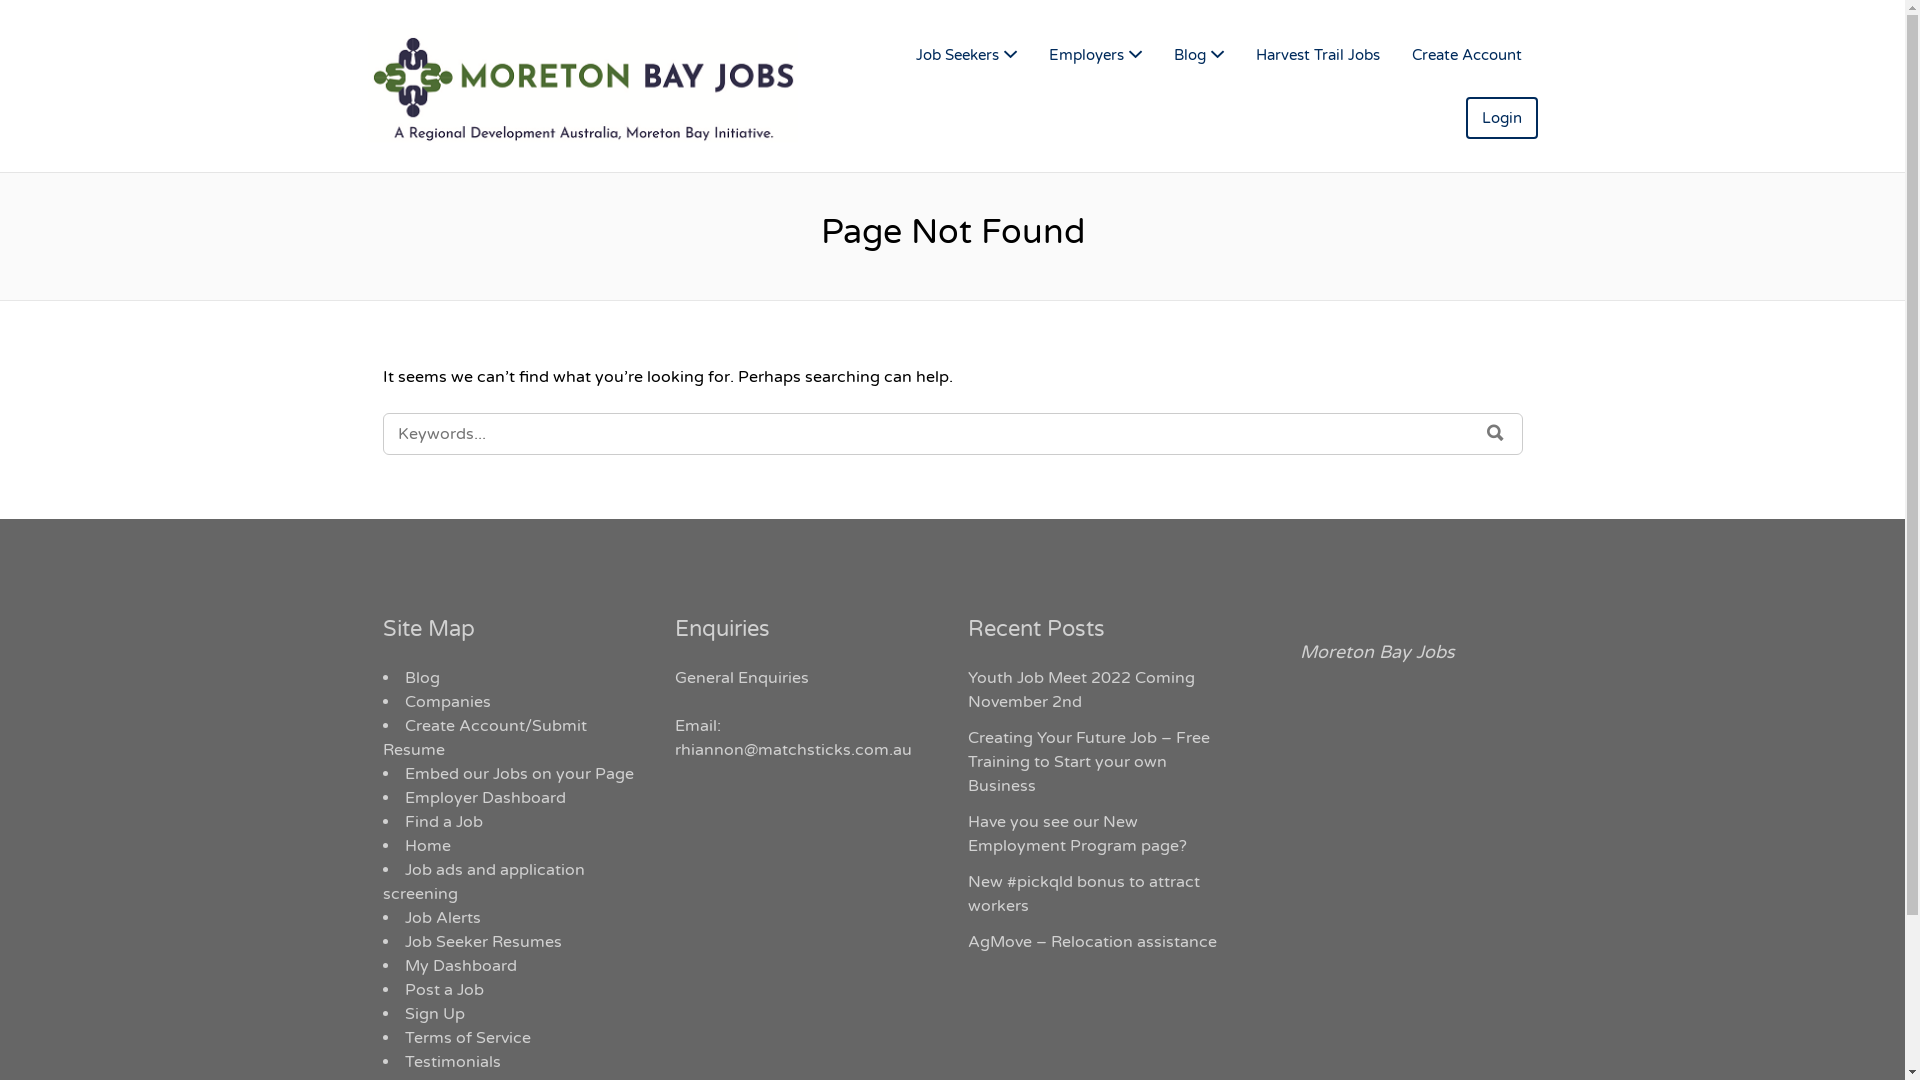 This screenshot has height=1080, width=1920. Describe the element at coordinates (482, 941) in the screenshot. I see `'Job Seeker Resumes'` at that location.